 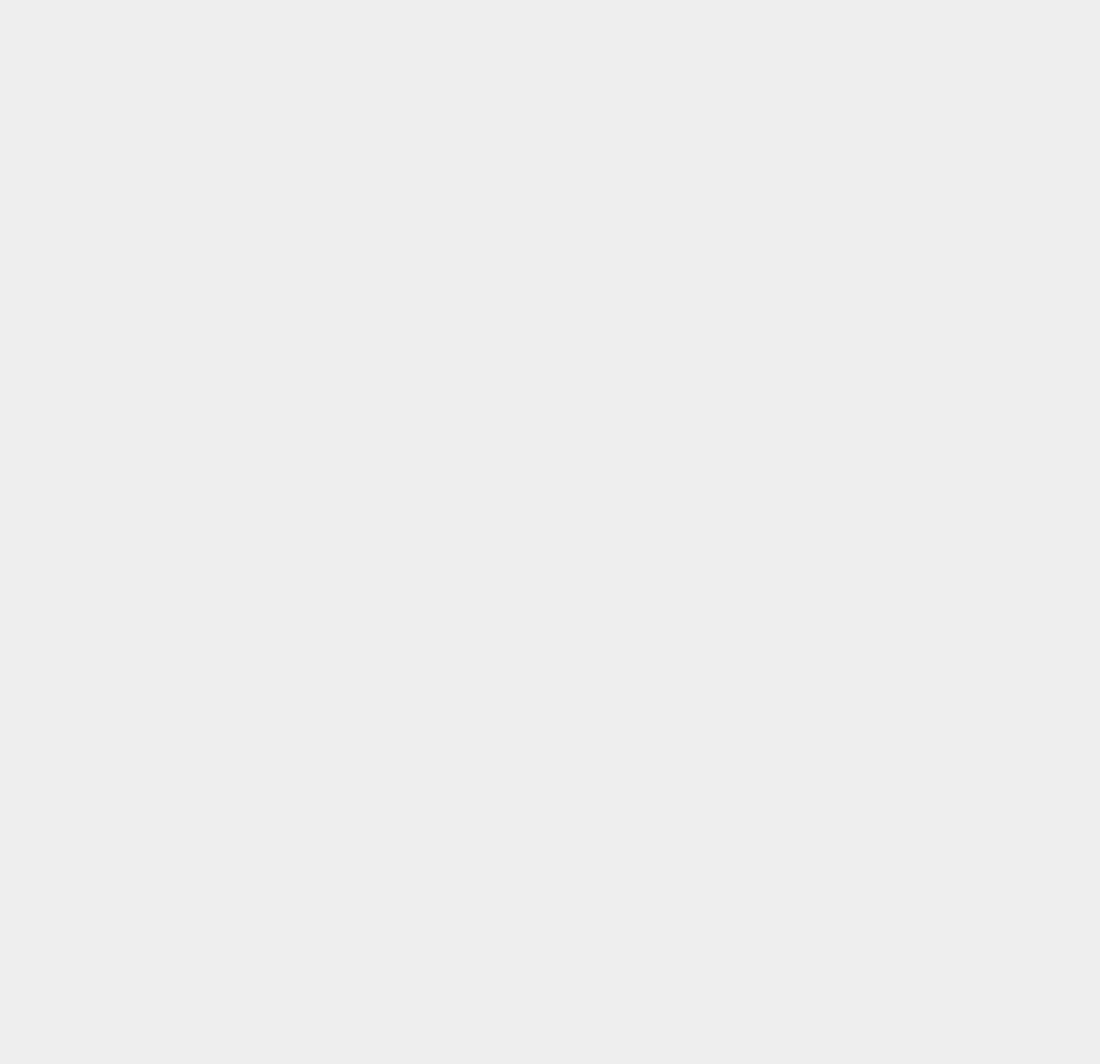 I want to click on 'iOS 4', so click(x=793, y=412).